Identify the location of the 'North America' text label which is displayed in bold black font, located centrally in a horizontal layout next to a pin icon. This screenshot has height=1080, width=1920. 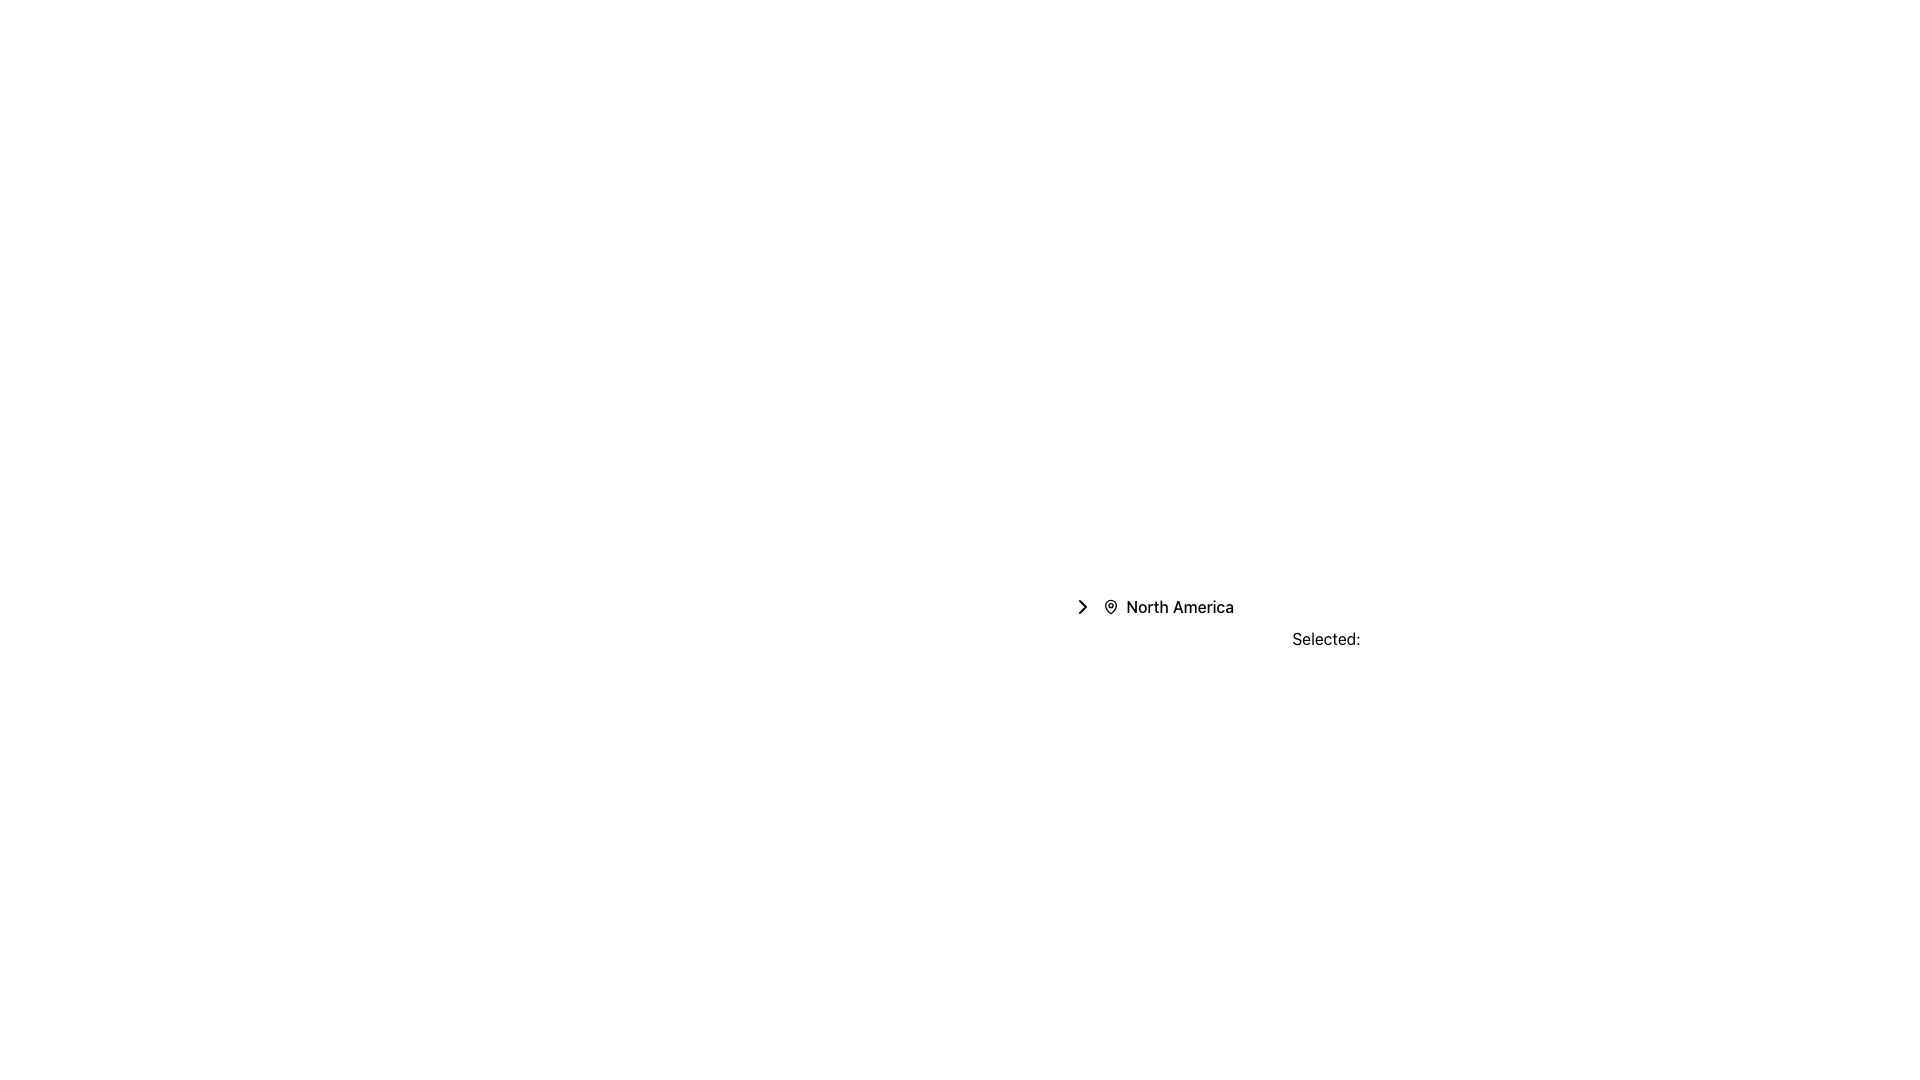
(1180, 605).